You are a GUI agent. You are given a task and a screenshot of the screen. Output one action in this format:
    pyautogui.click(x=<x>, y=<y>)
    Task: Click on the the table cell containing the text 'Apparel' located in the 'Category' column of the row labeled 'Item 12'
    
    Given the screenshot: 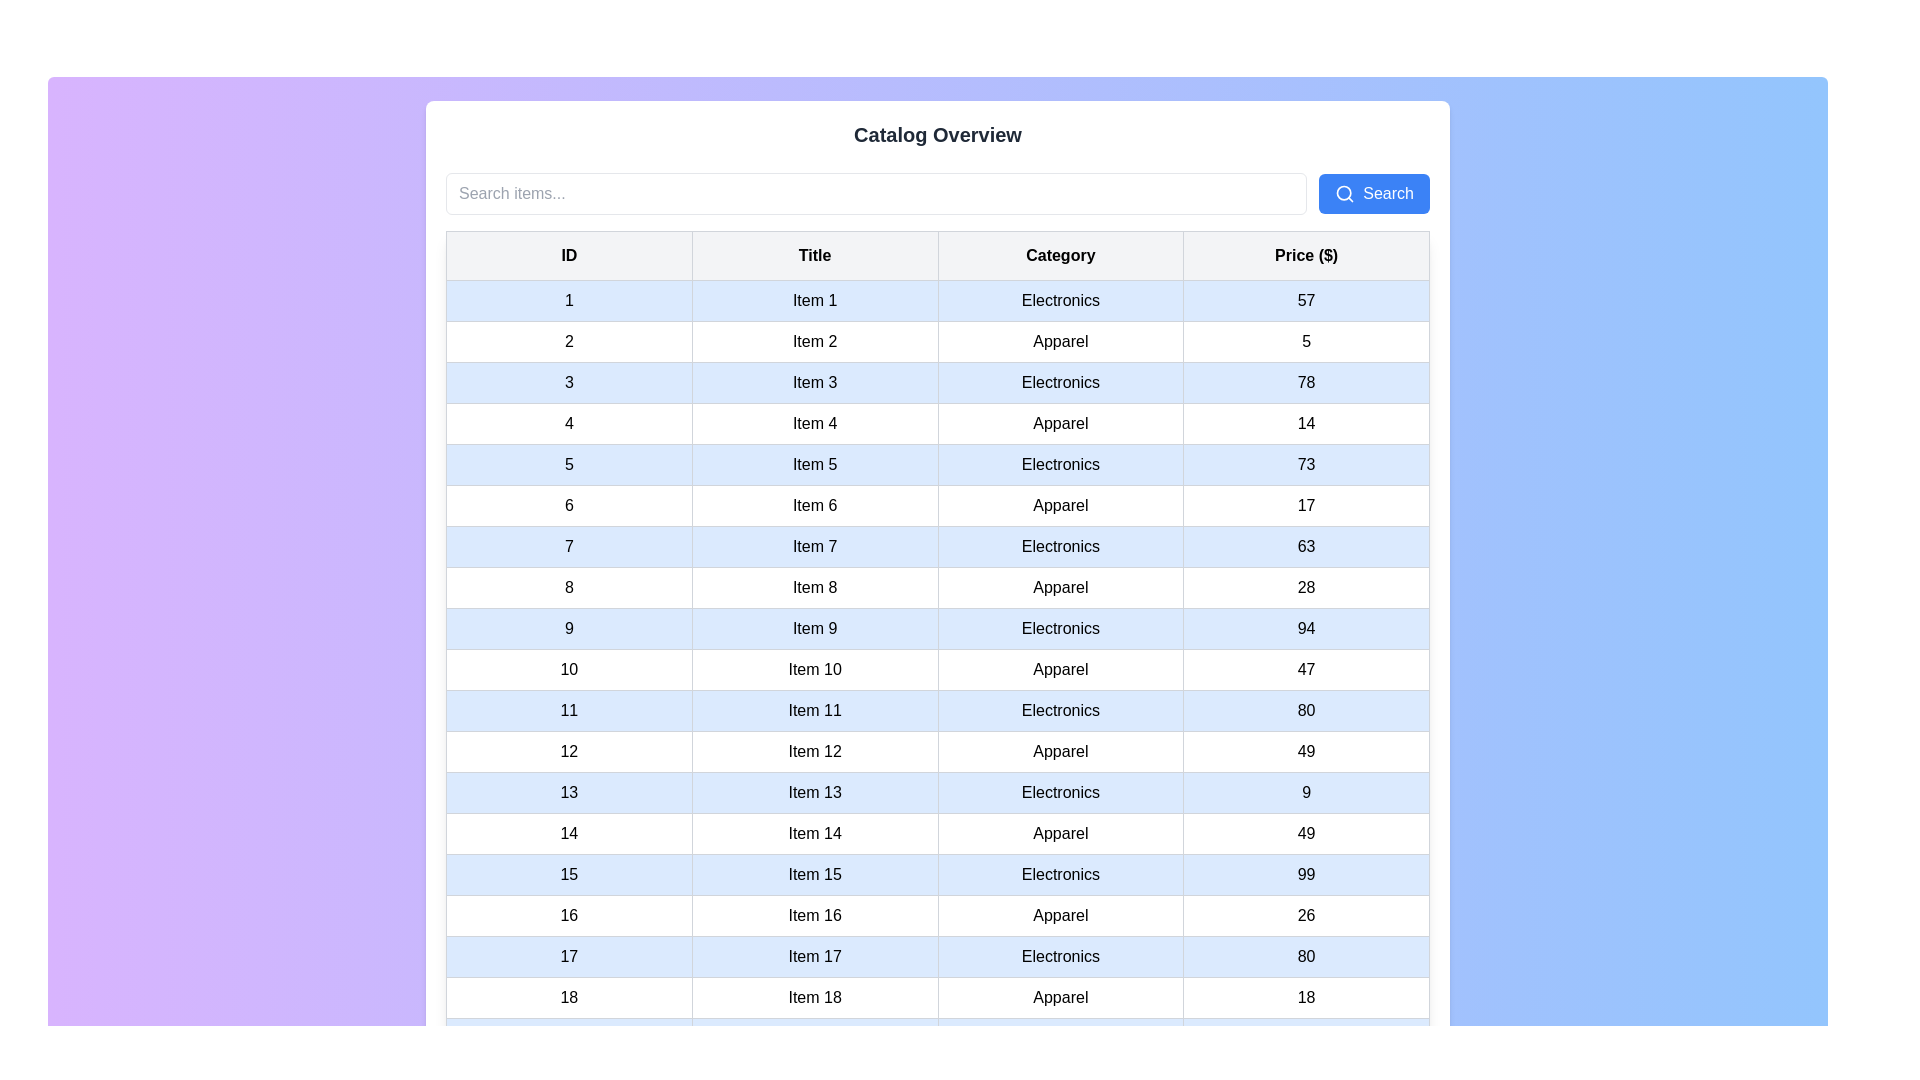 What is the action you would take?
    pyautogui.click(x=1059, y=752)
    